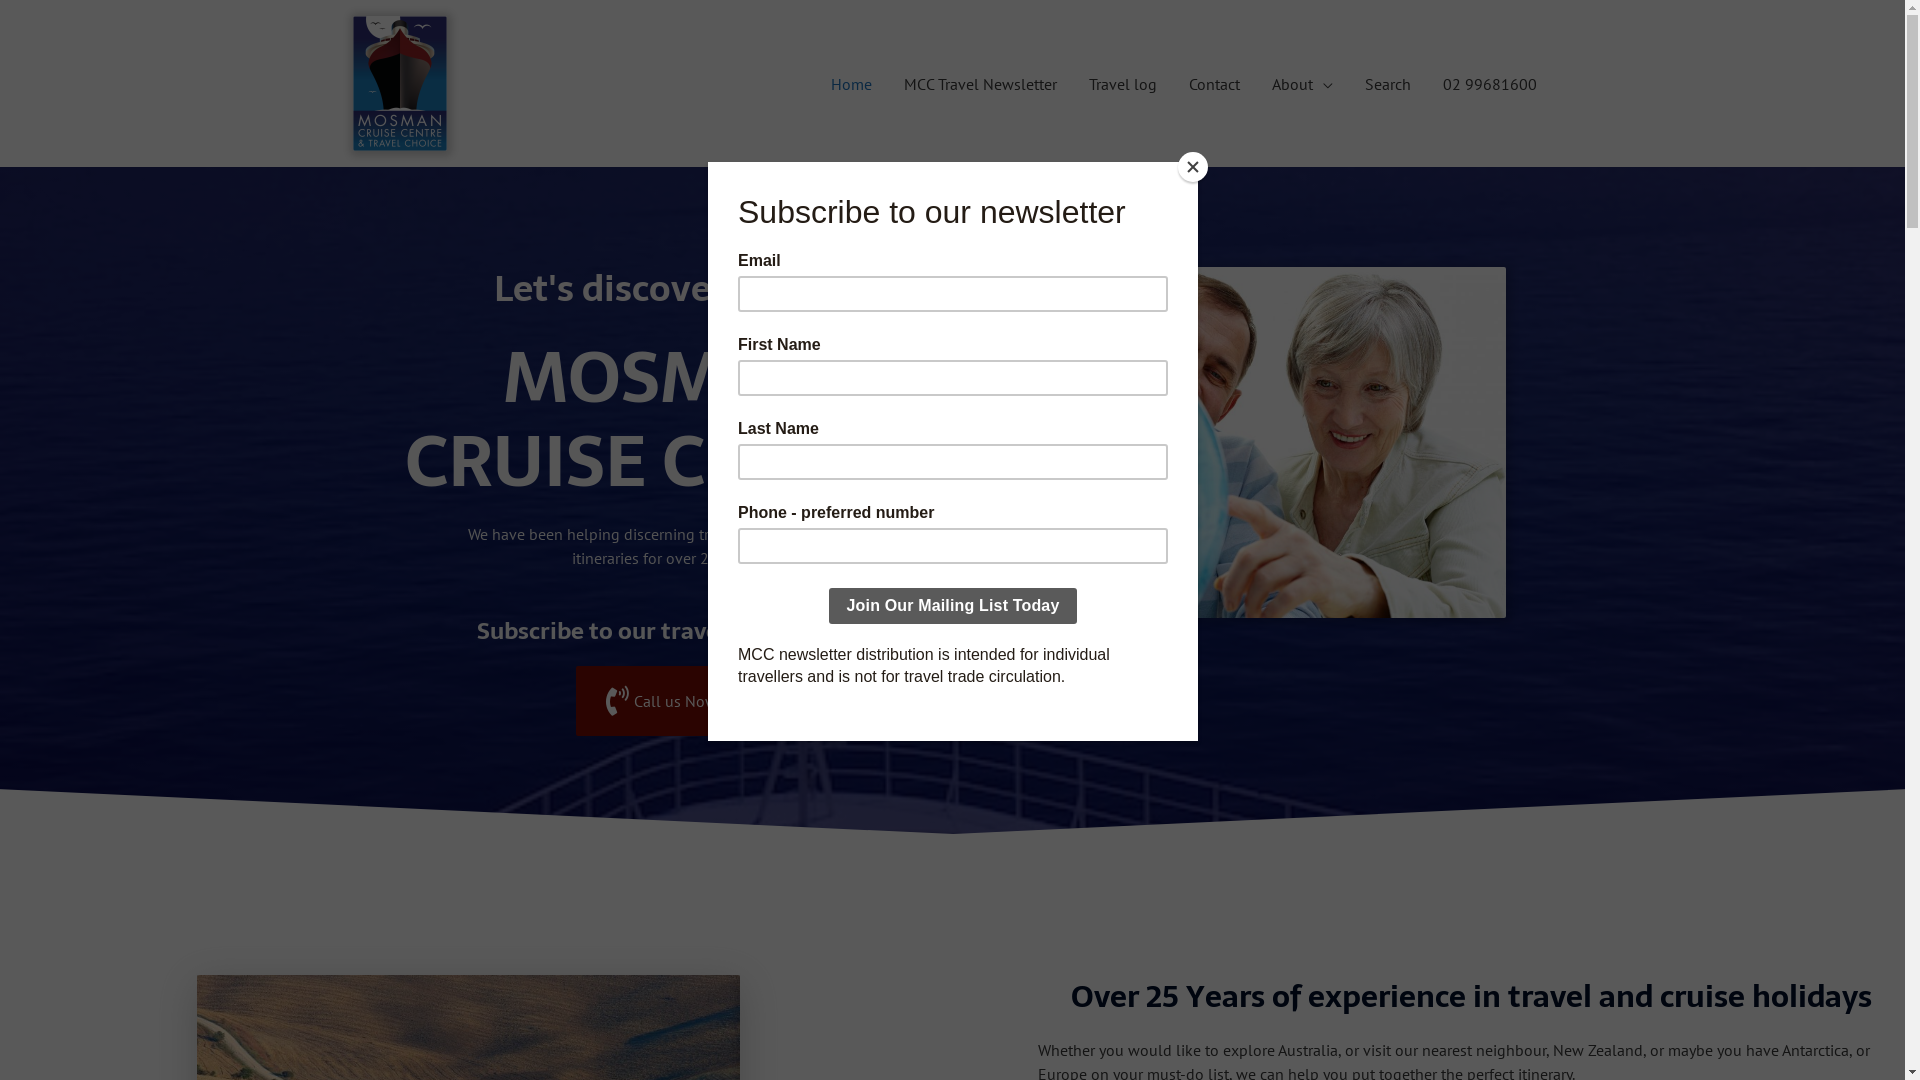 Image resolution: width=1920 pixels, height=1080 pixels. What do you see at coordinates (1386, 82) in the screenshot?
I see `'Search'` at bounding box center [1386, 82].